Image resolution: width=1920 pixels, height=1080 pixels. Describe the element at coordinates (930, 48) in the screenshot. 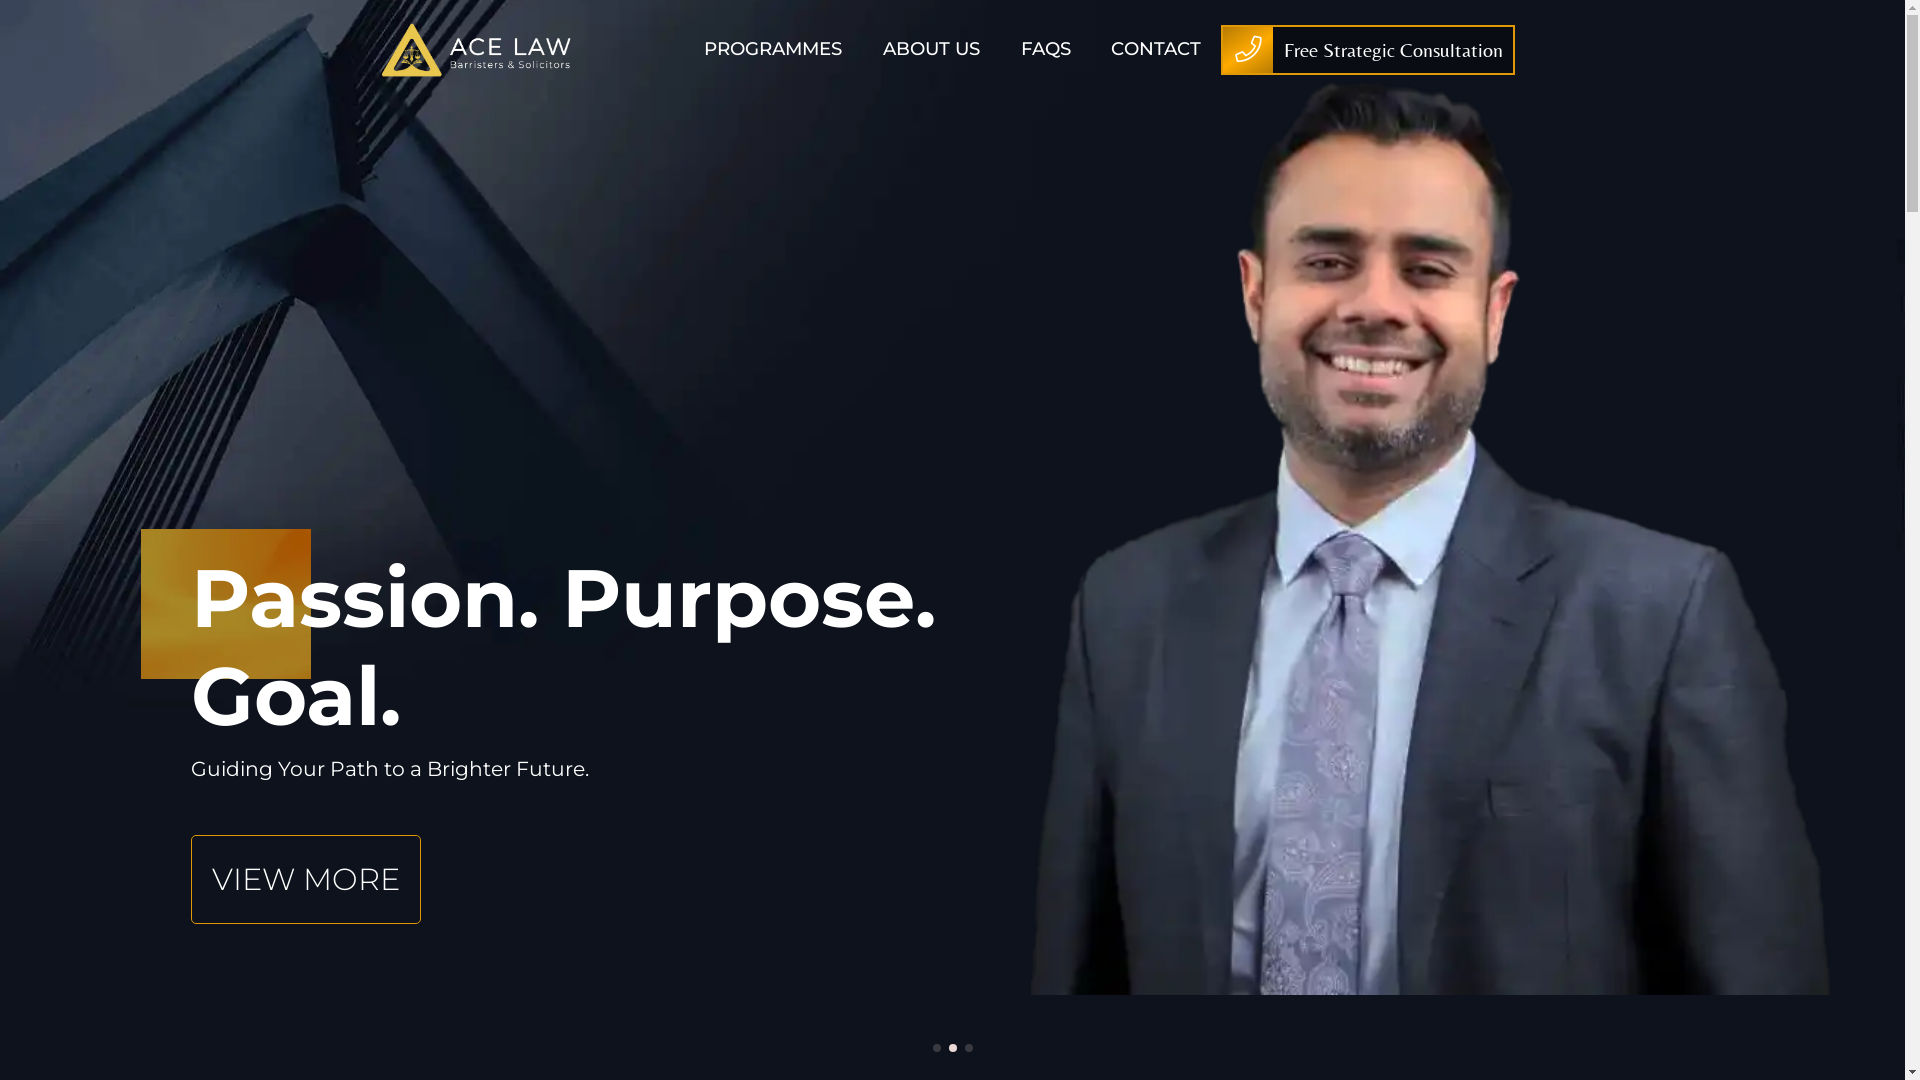

I see `'ABOUT US'` at that location.